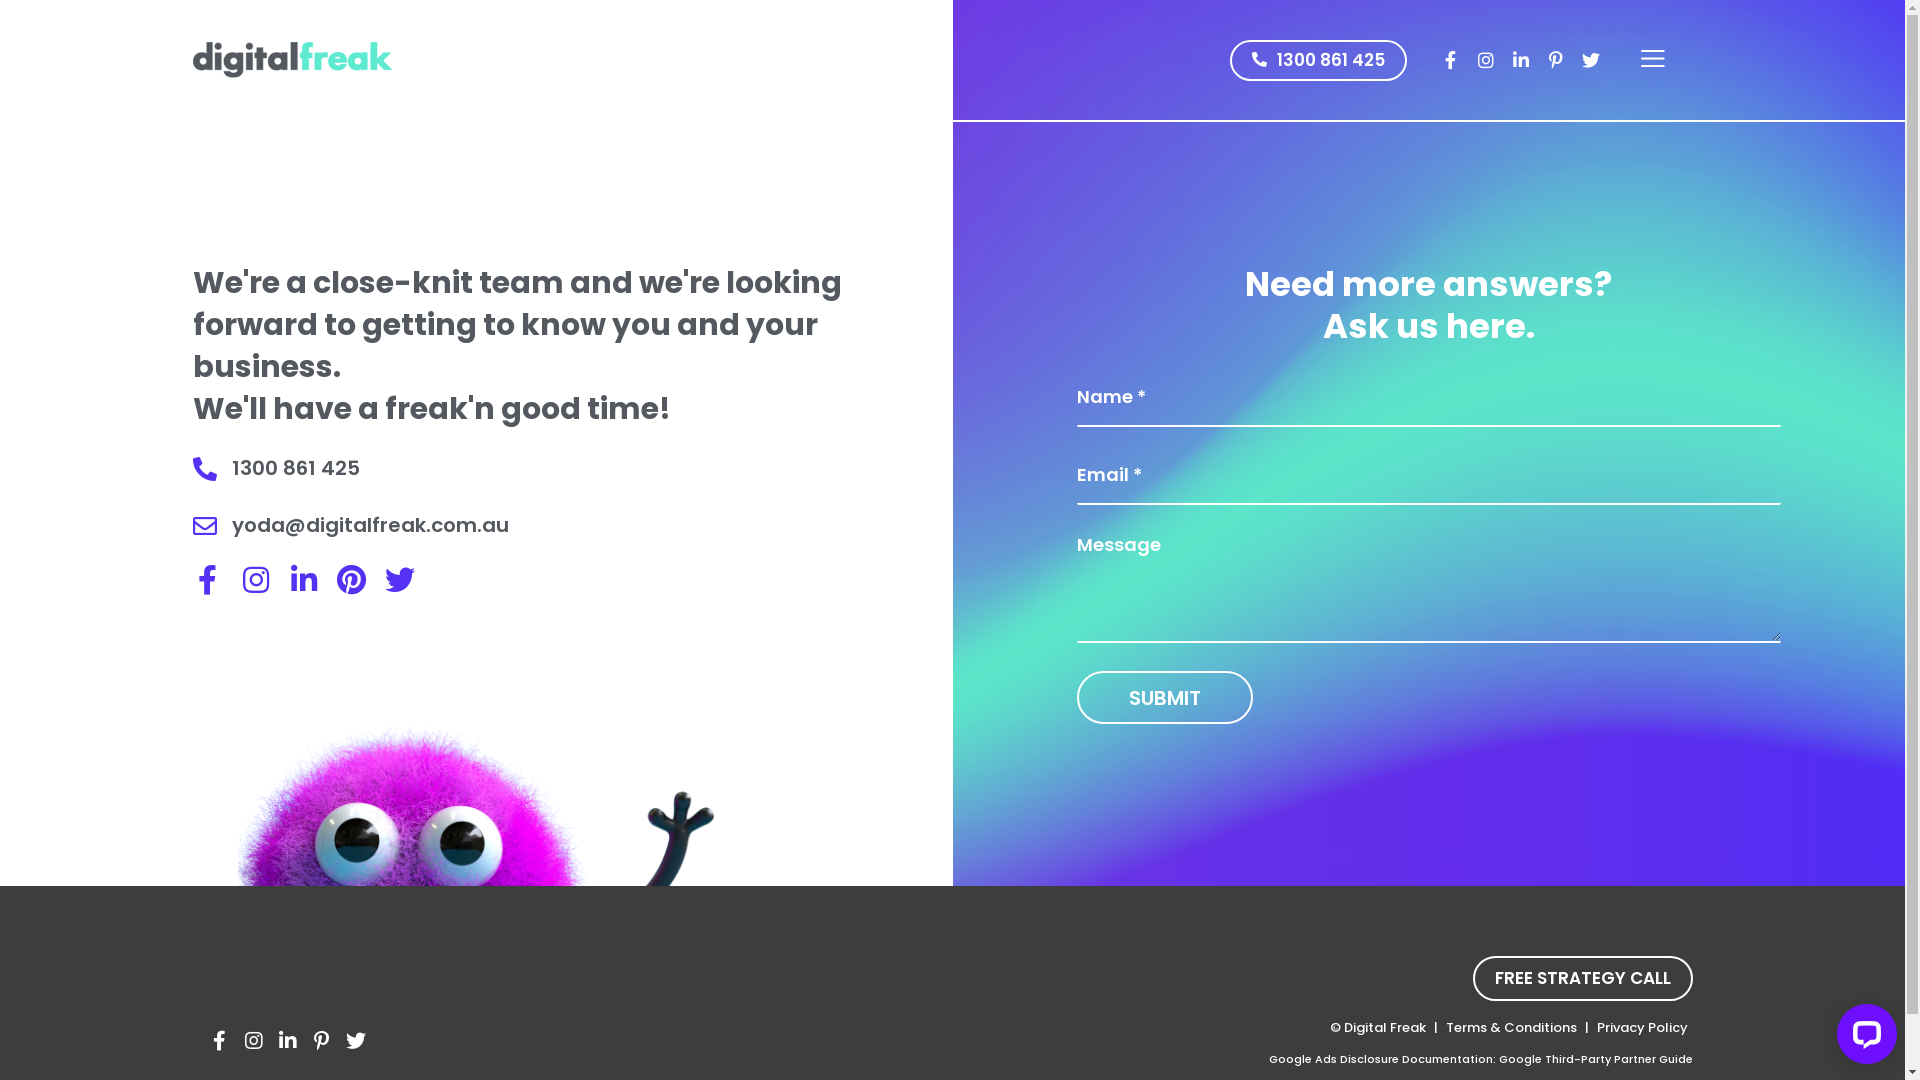  Describe the element at coordinates (1075, 696) in the screenshot. I see `'Submit'` at that location.